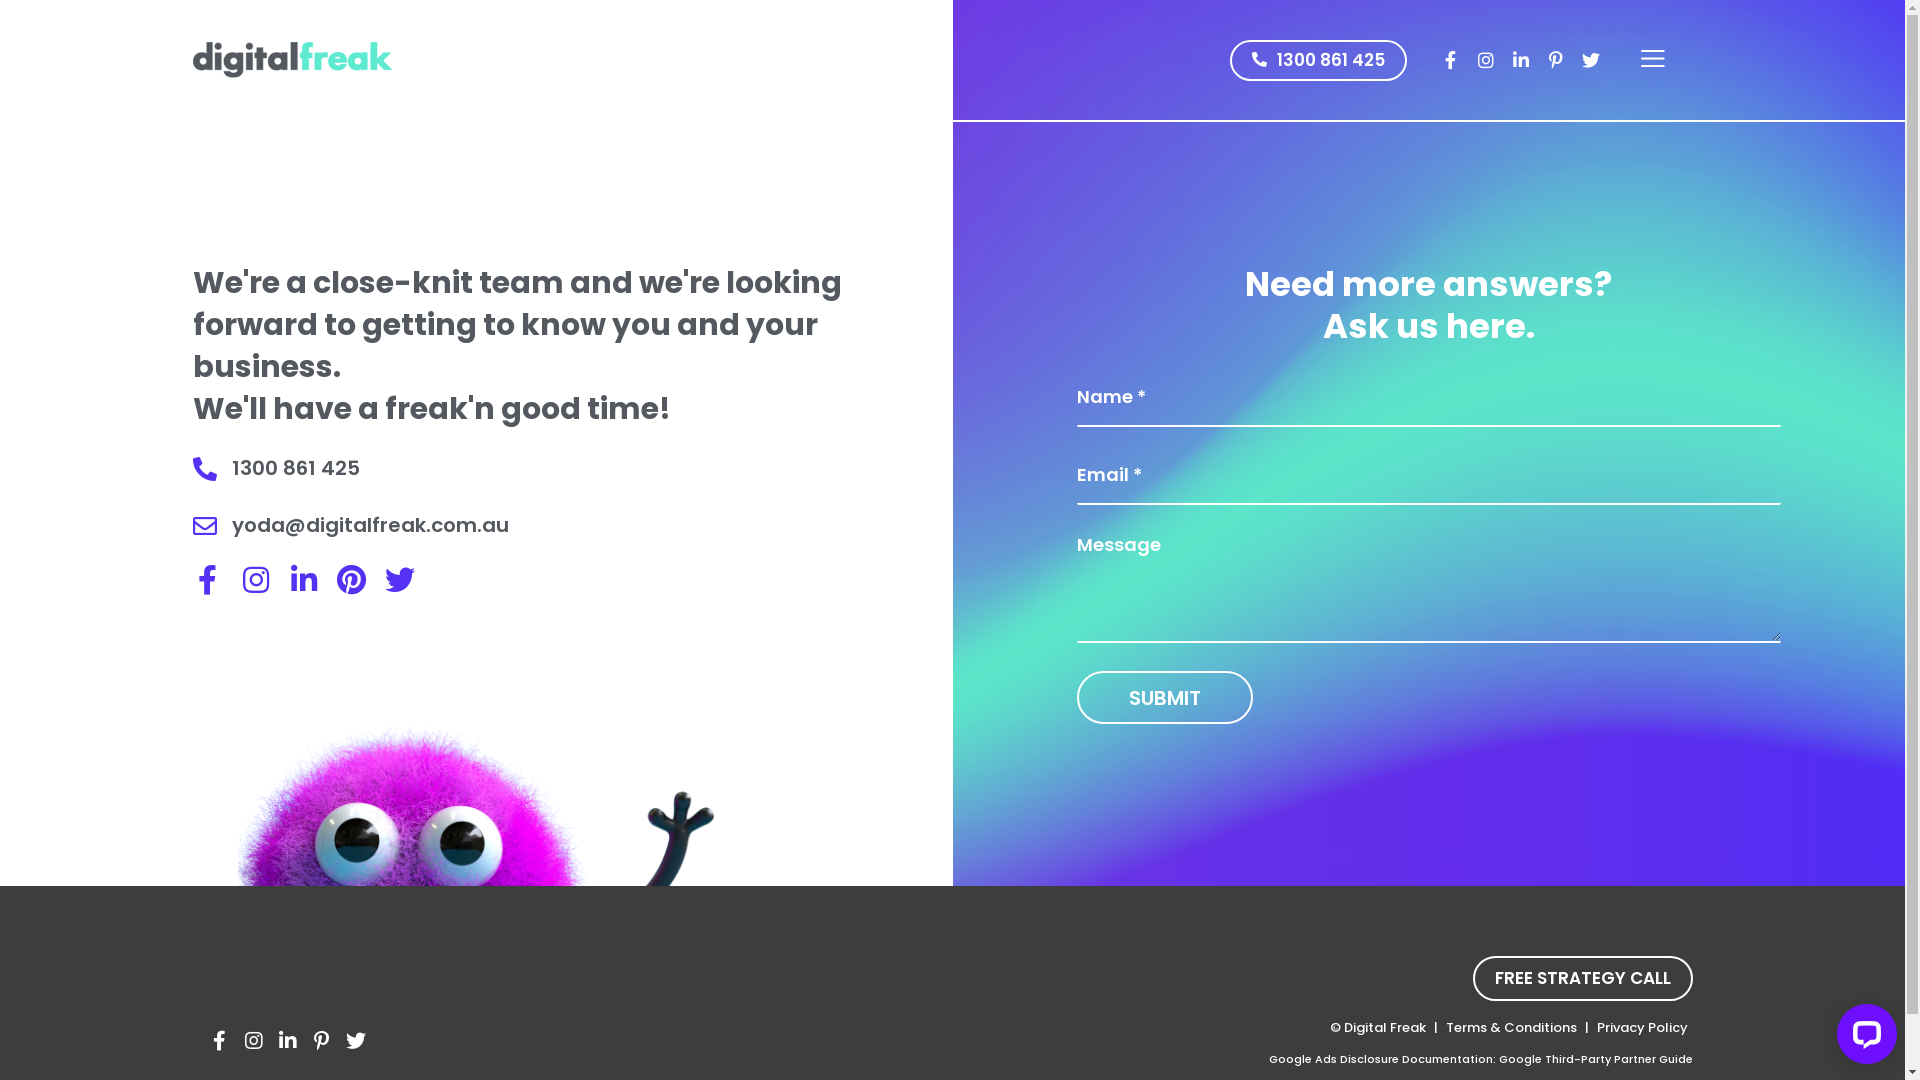  Describe the element at coordinates (1075, 696) in the screenshot. I see `'Submit'` at that location.